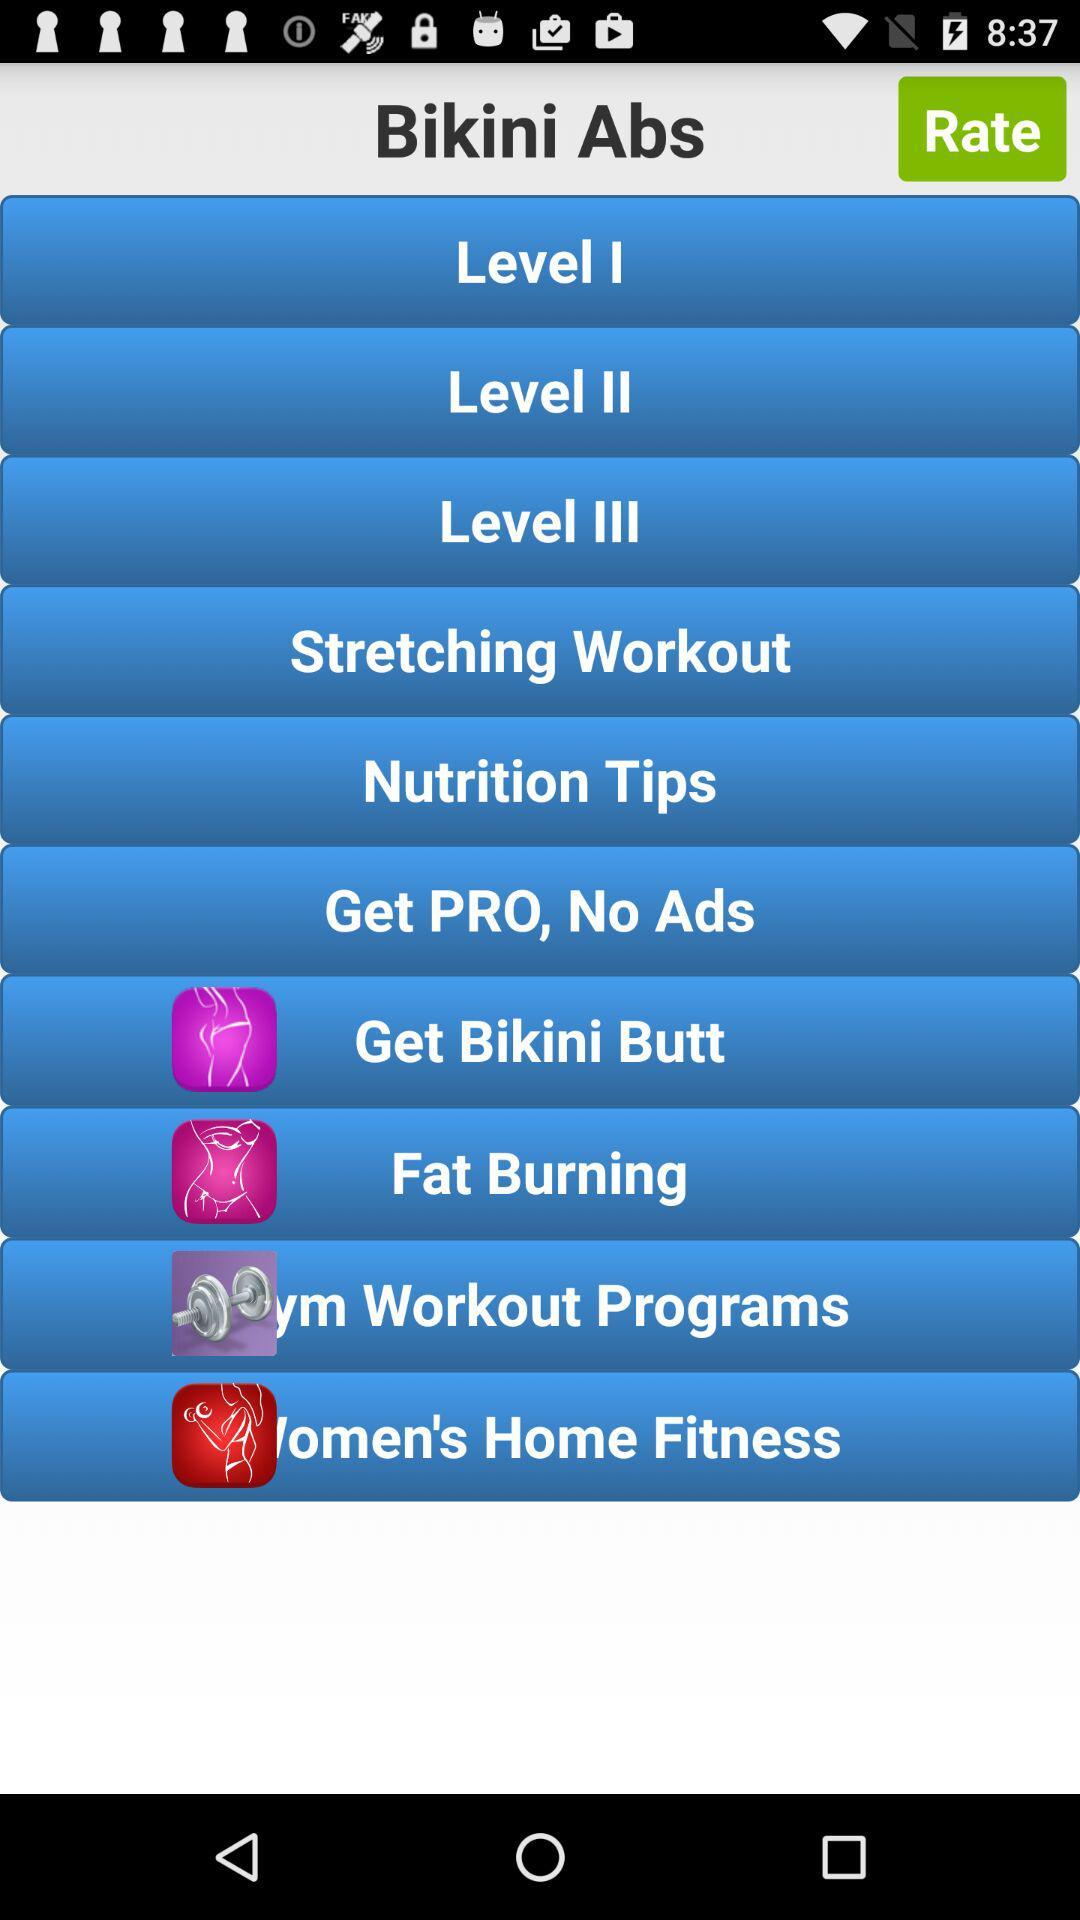  Describe the element at coordinates (540, 907) in the screenshot. I see `the button below nutrition tips button` at that location.